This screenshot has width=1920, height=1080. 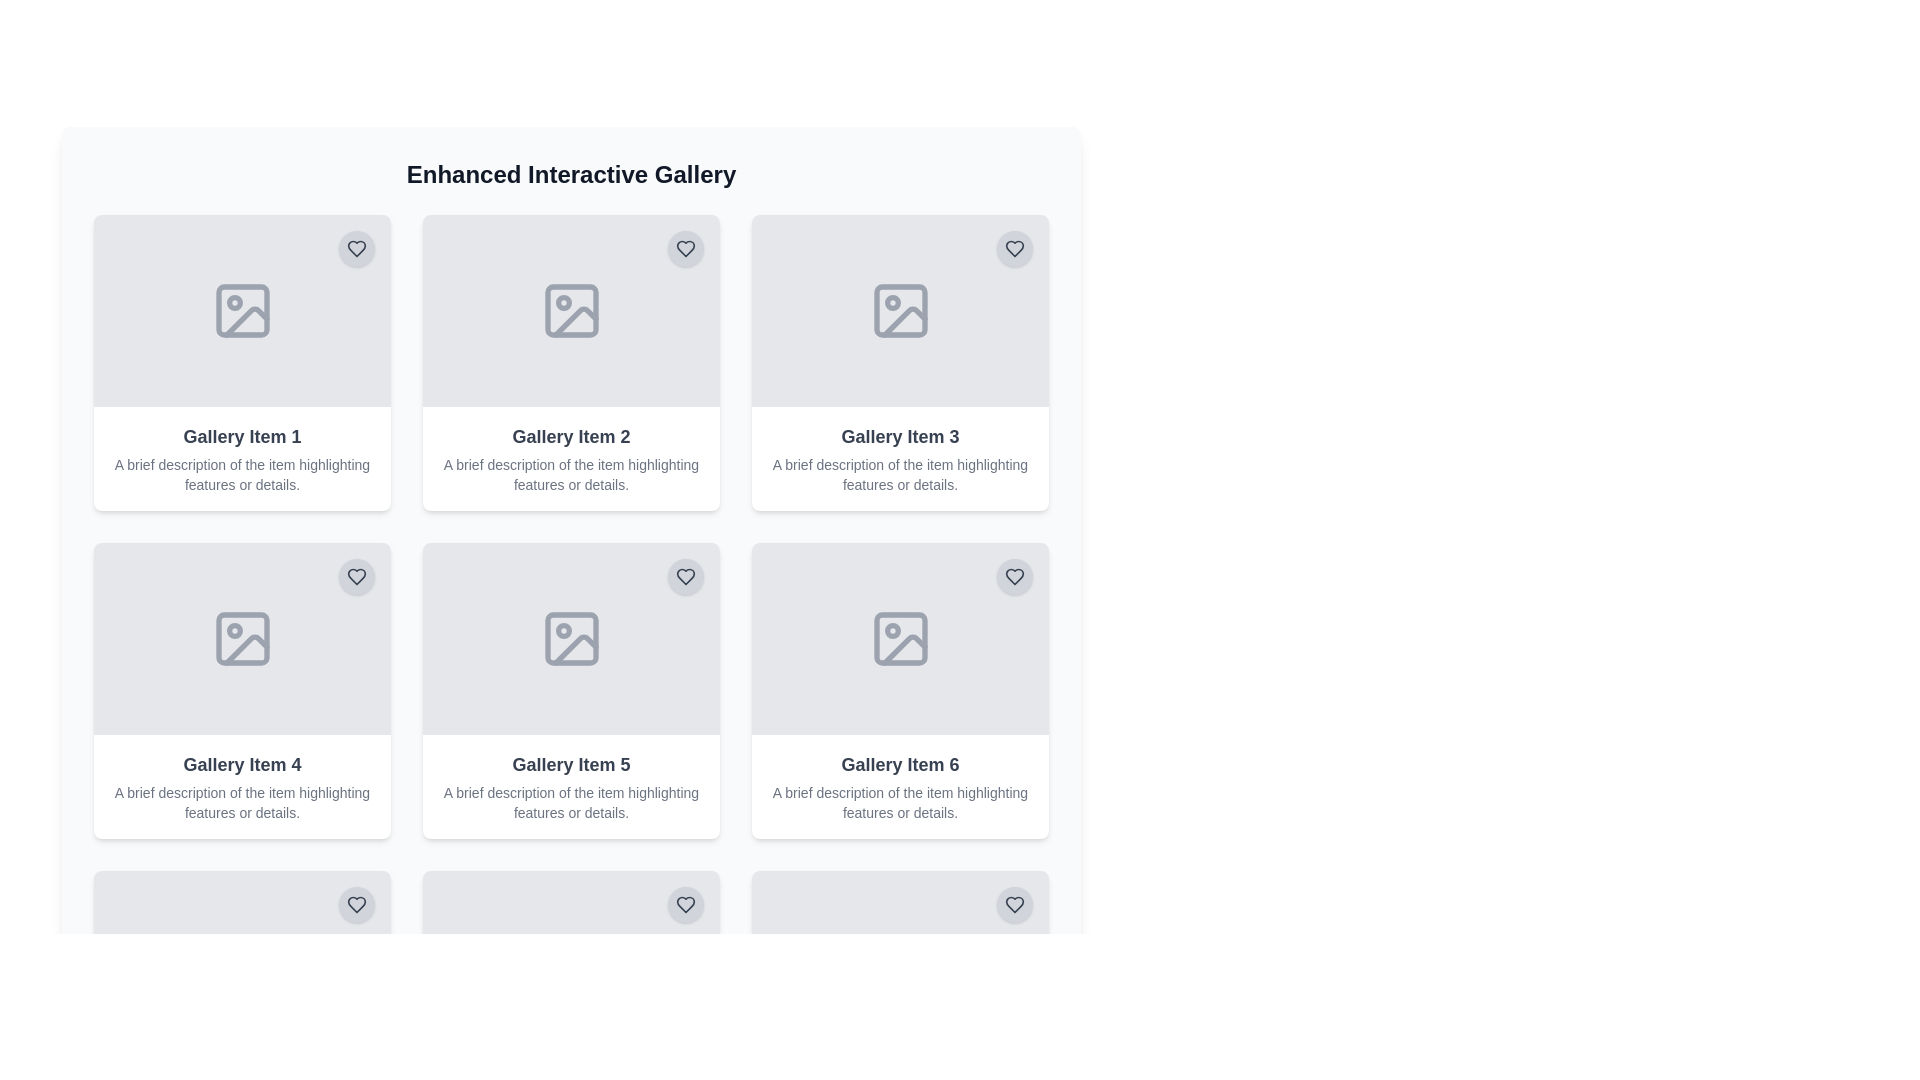 I want to click on the icon representing an image with a circular shape and a diagonal line intersecting a mountain-like figure, located in the cell labeled 'Gallery Item 5', so click(x=570, y=639).